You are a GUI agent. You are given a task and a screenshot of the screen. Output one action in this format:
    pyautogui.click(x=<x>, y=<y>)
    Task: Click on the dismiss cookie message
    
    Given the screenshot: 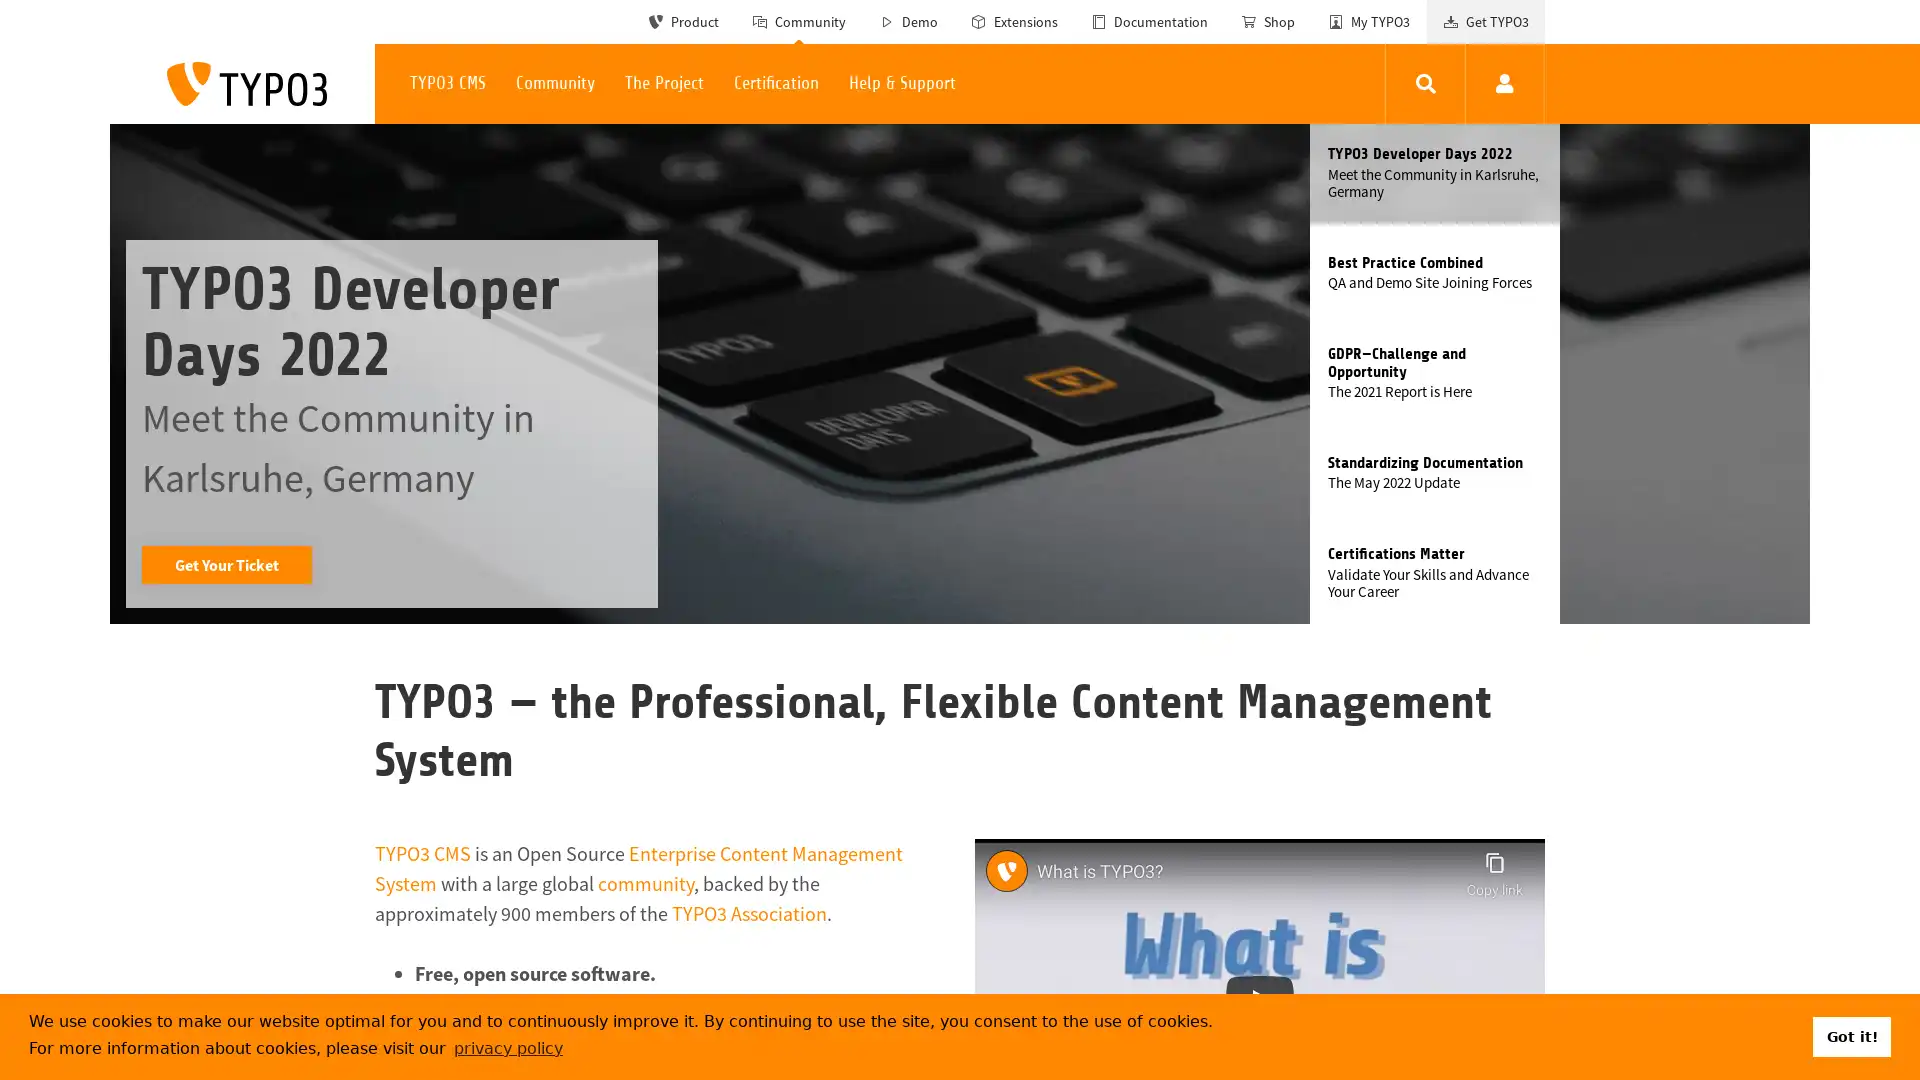 What is the action you would take?
    pyautogui.click(x=1851, y=1035)
    